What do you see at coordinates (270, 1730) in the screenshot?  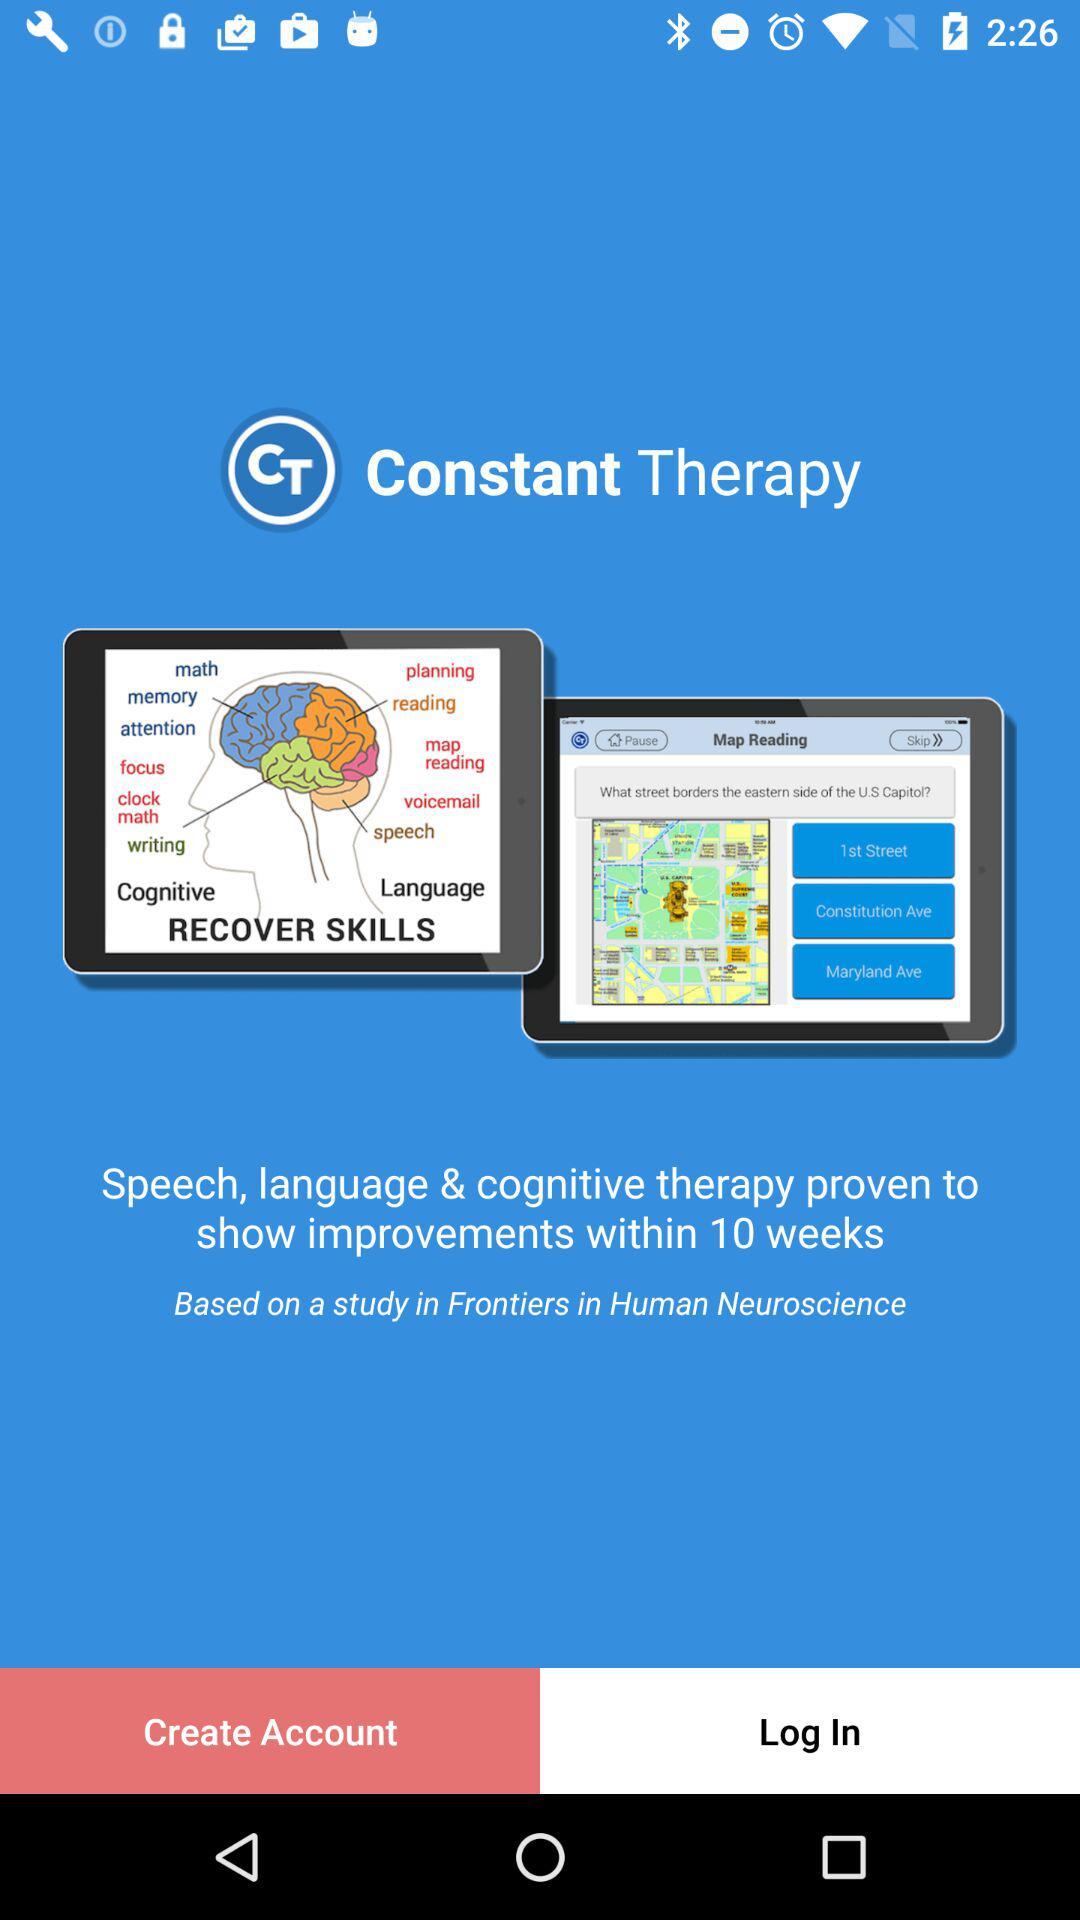 I see `the item at the bottom left corner` at bounding box center [270, 1730].